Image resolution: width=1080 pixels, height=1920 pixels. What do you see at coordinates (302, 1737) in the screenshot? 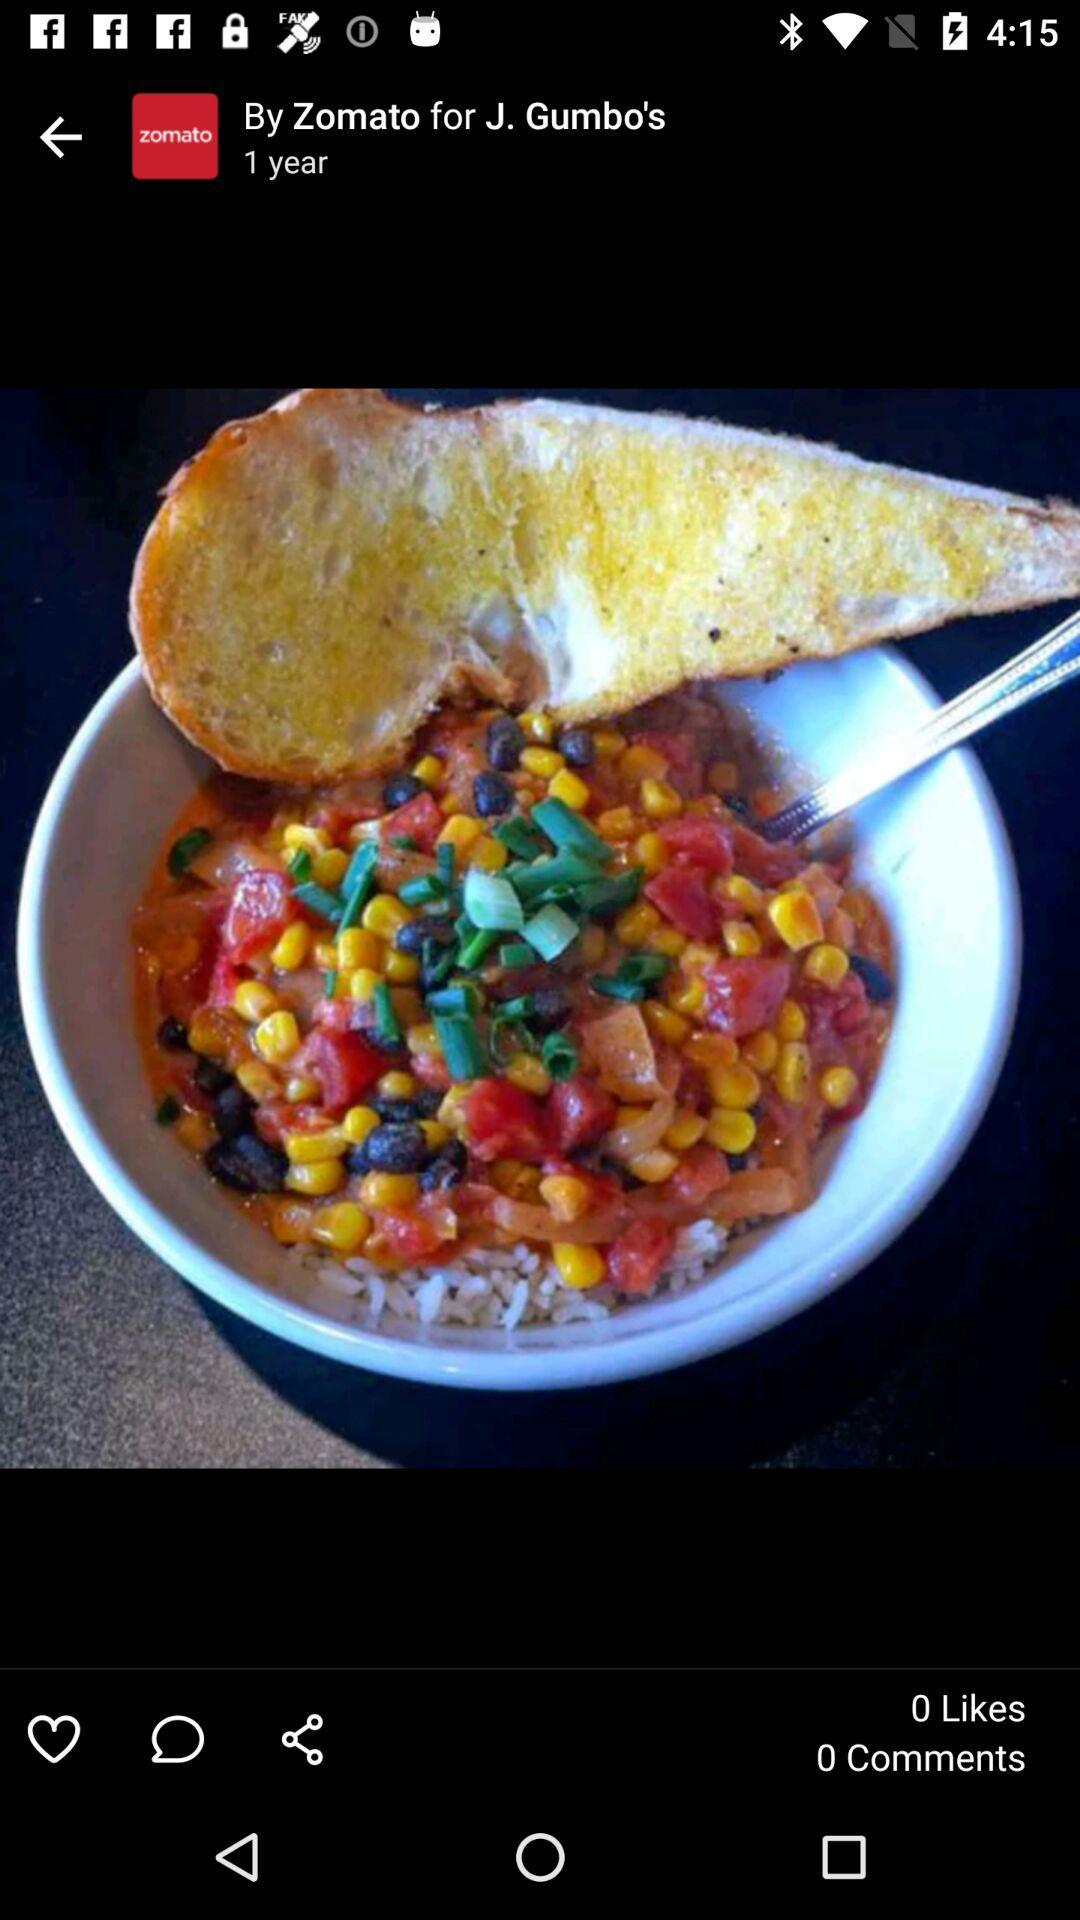
I see `item next to the 0 comments item` at bounding box center [302, 1737].